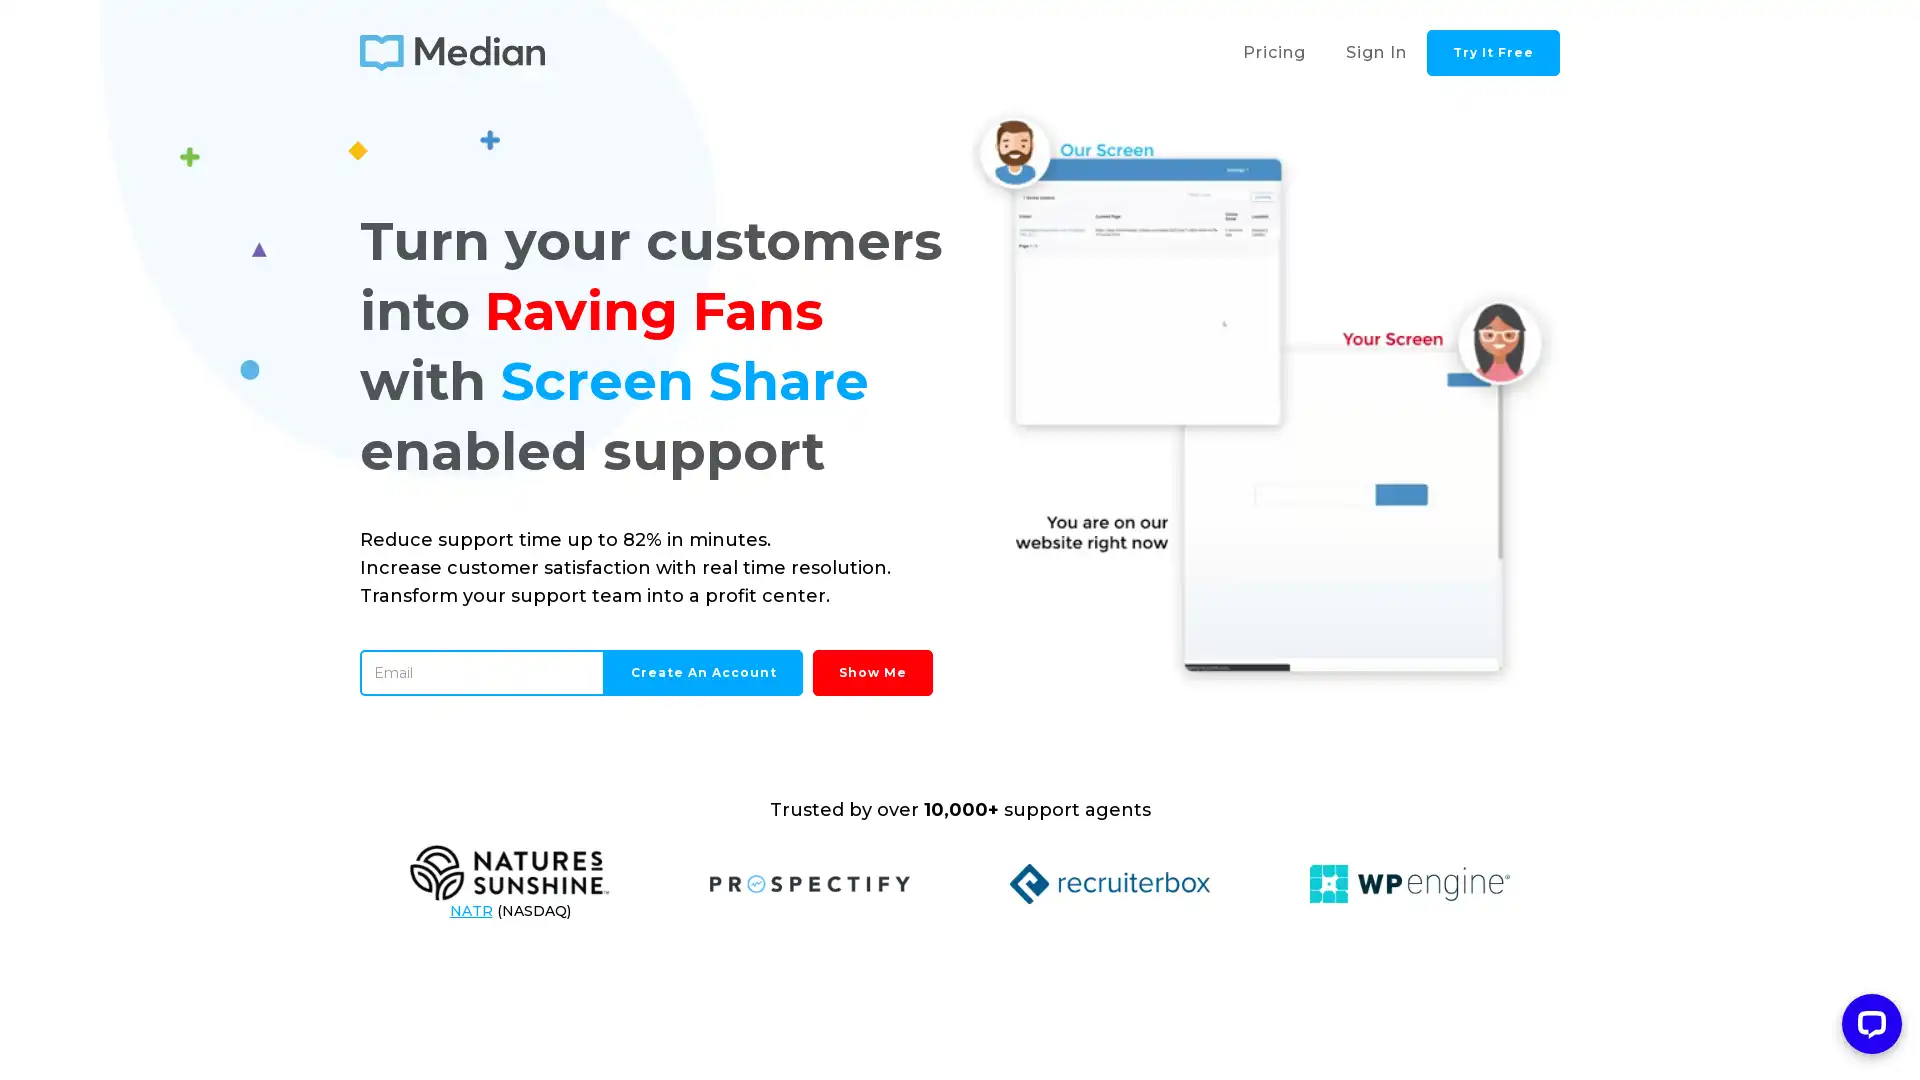 The width and height of the screenshot is (1920, 1080). What do you see at coordinates (702, 672) in the screenshot?
I see `Create an Account` at bounding box center [702, 672].